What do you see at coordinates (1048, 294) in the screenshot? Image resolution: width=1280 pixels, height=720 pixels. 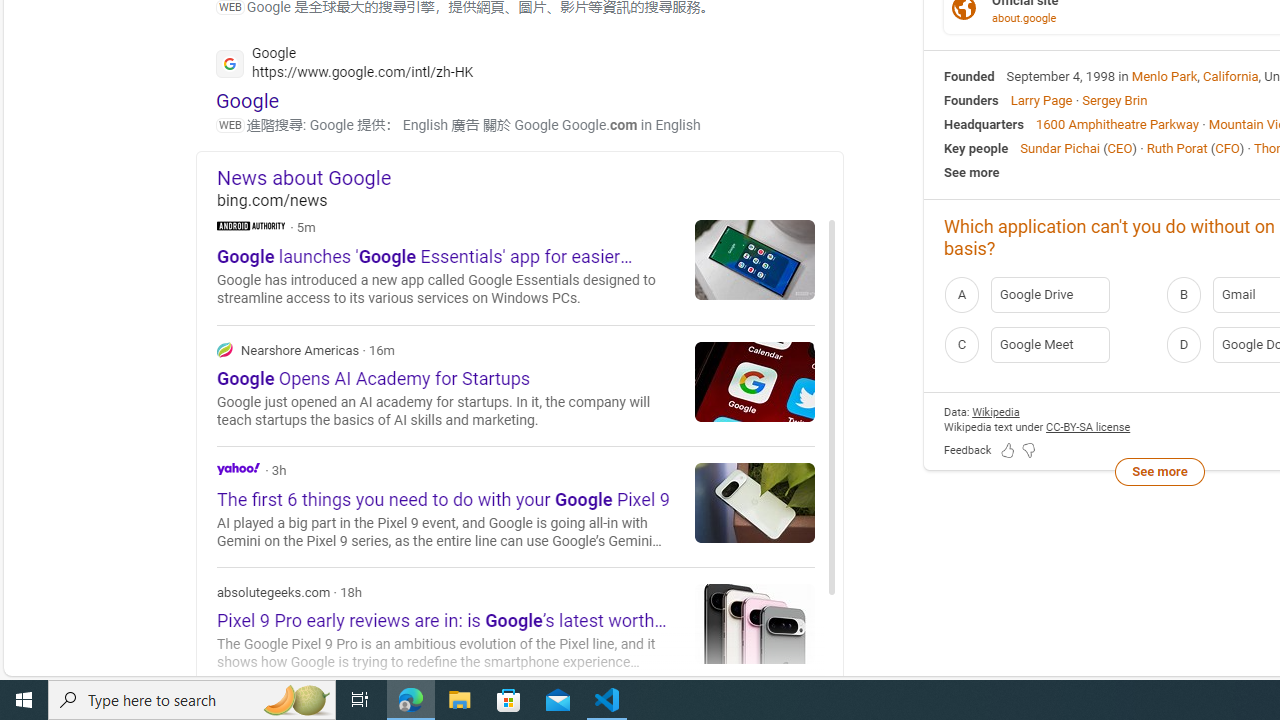 I see `'A Google Drive'` at bounding box center [1048, 294].